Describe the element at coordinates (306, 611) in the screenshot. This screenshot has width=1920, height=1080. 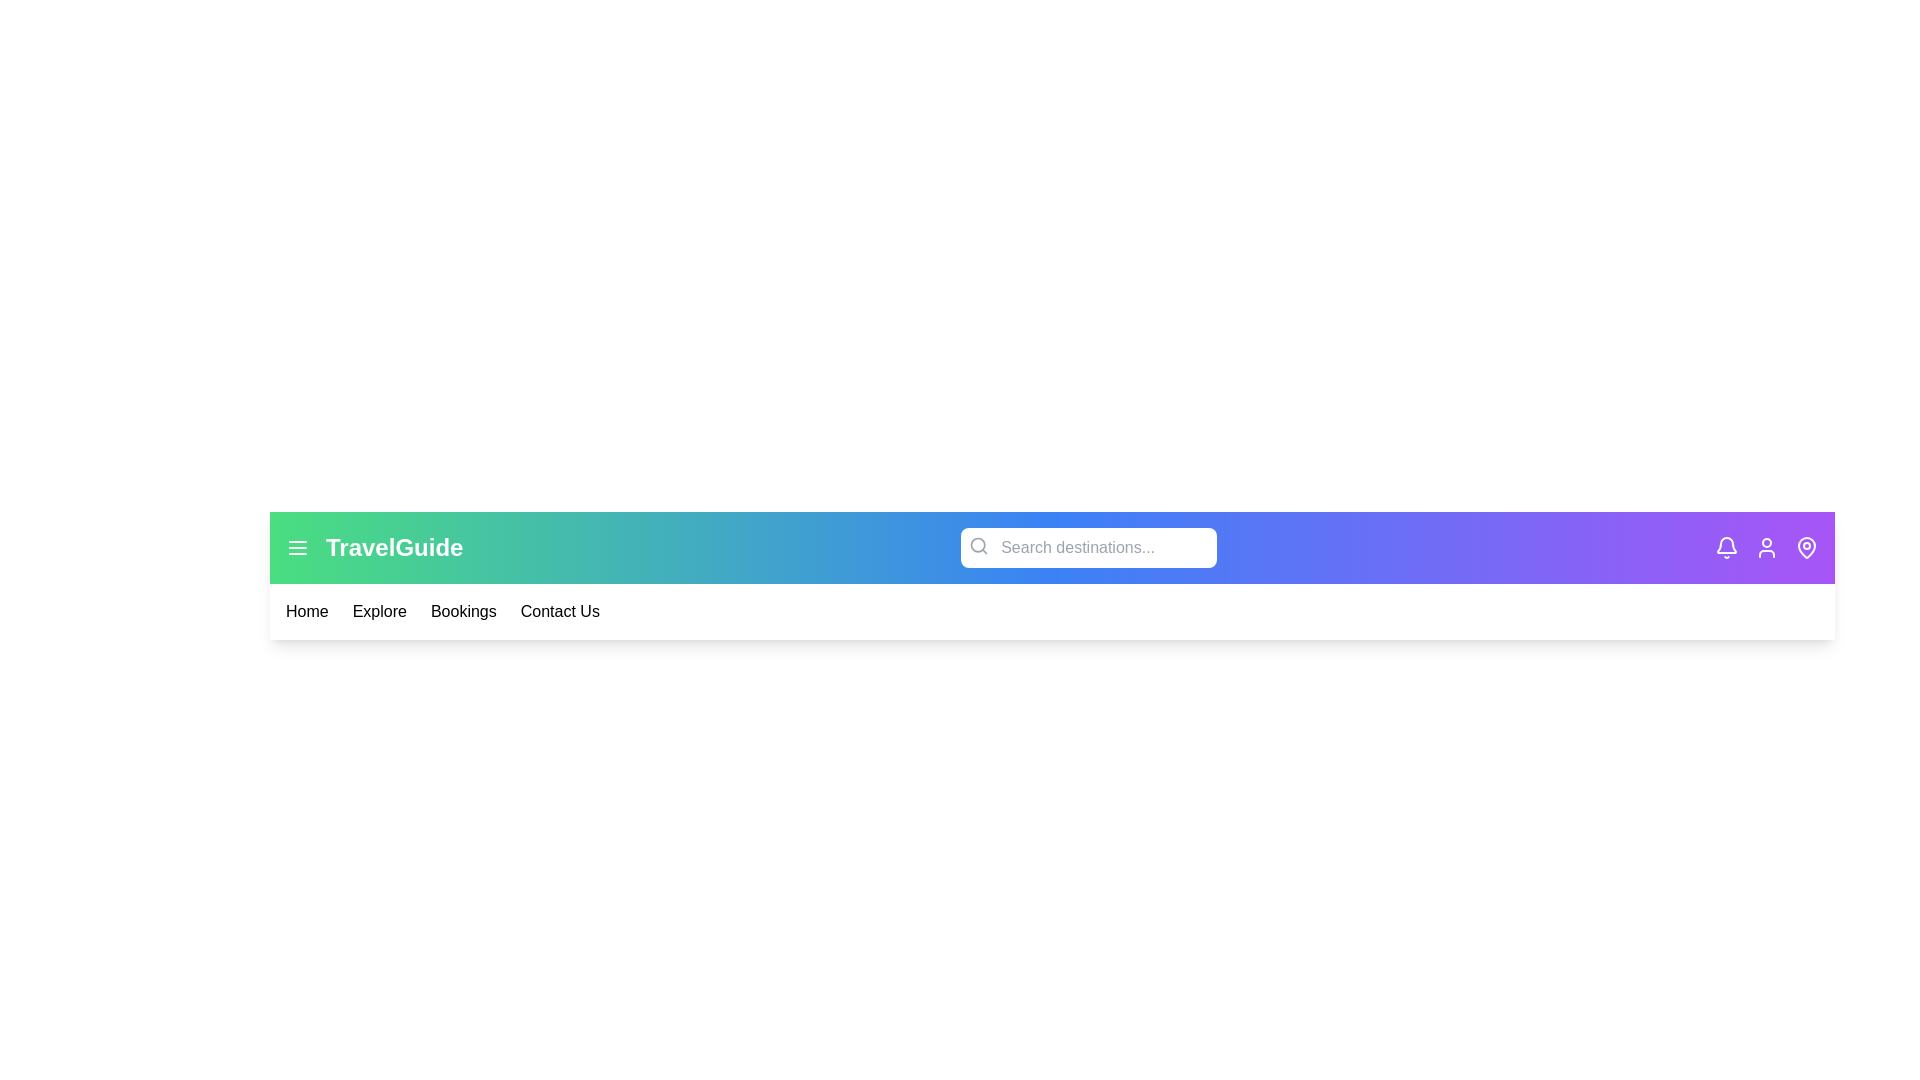
I see `the menu item Home from the navigation bar` at that location.